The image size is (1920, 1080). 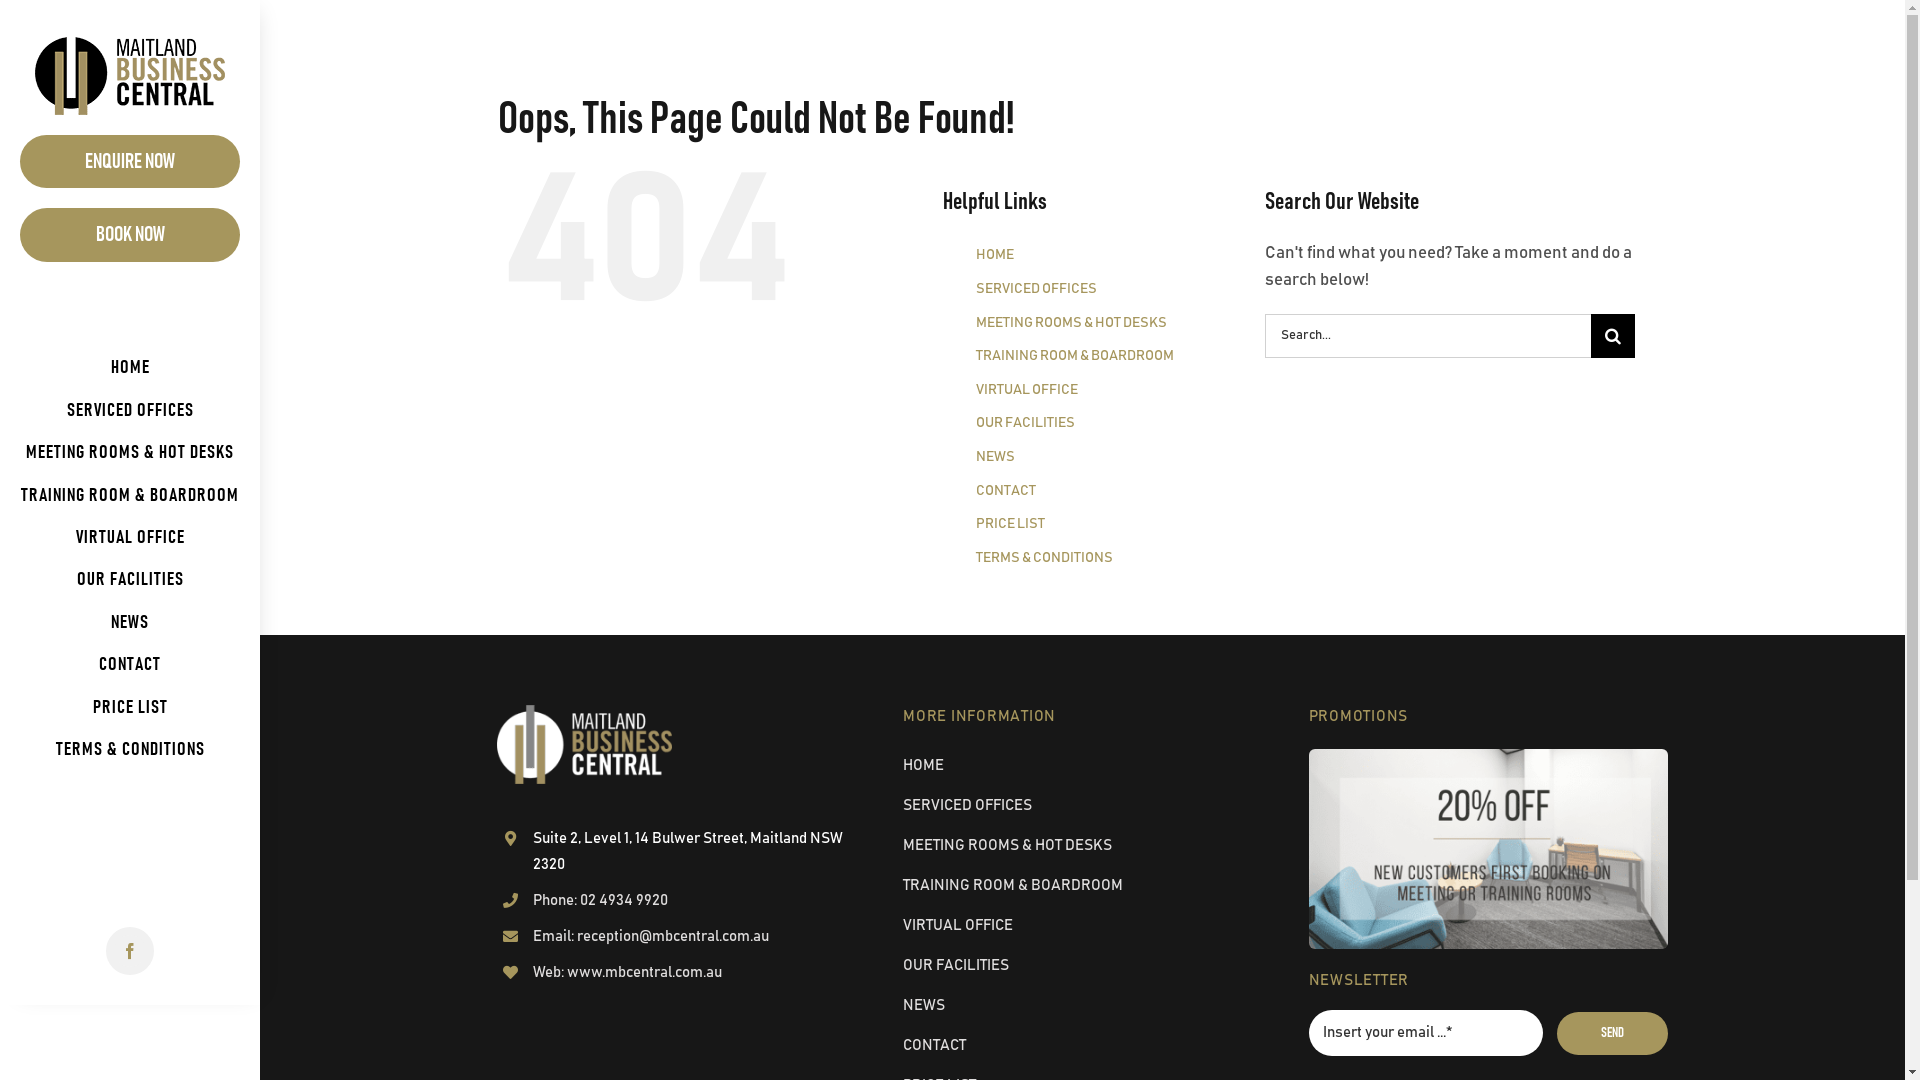 What do you see at coordinates (128, 452) in the screenshot?
I see `'MEETING ROOMS & HOT DESKS'` at bounding box center [128, 452].